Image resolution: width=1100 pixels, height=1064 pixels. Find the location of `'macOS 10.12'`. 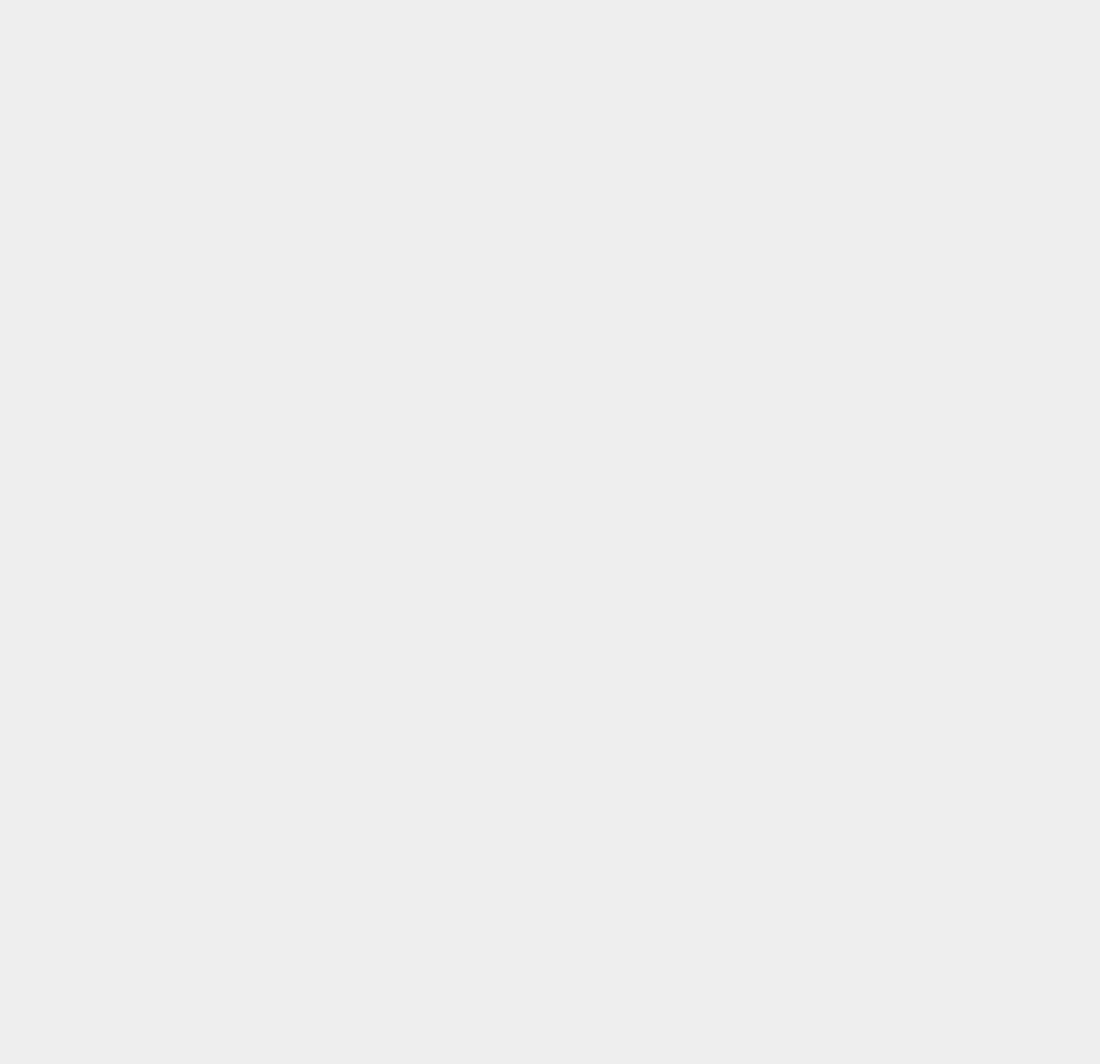

'macOS 10.12' is located at coordinates (820, 1034).